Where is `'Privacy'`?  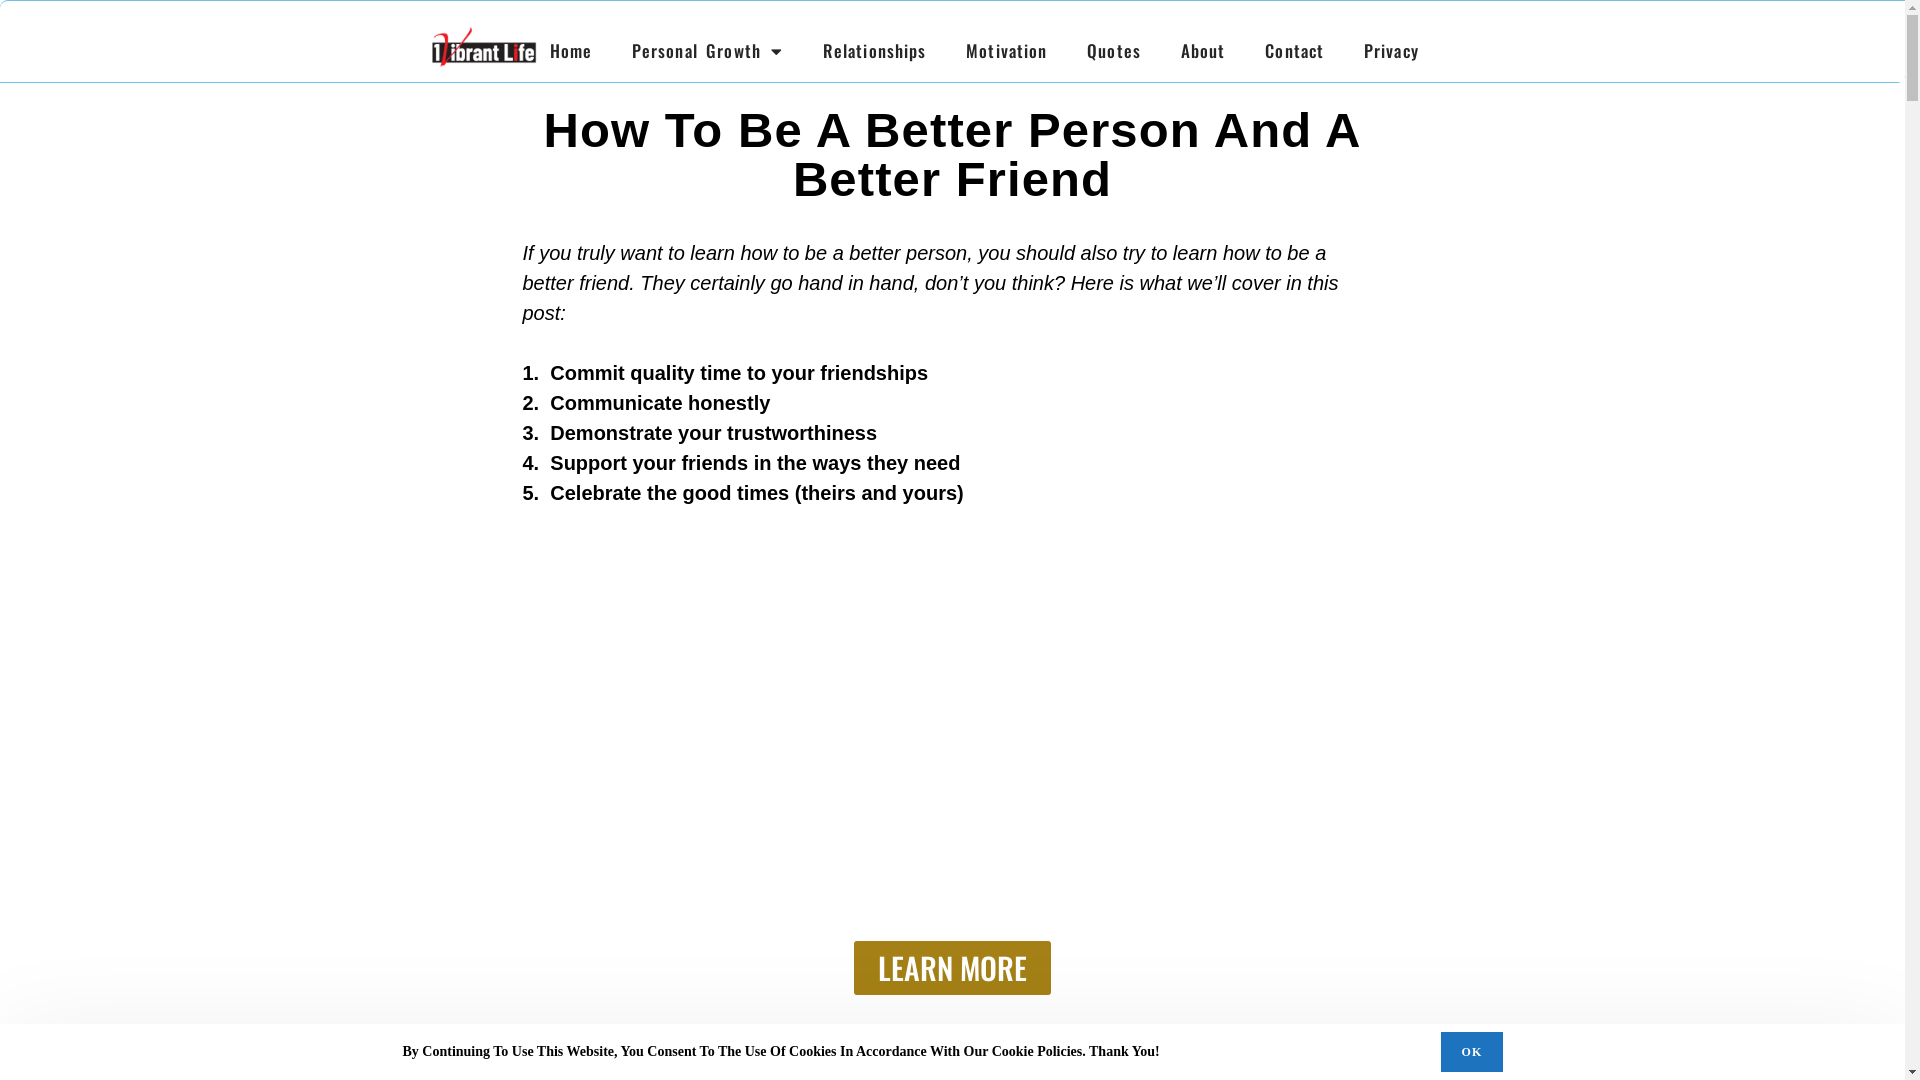 'Privacy' is located at coordinates (1390, 49).